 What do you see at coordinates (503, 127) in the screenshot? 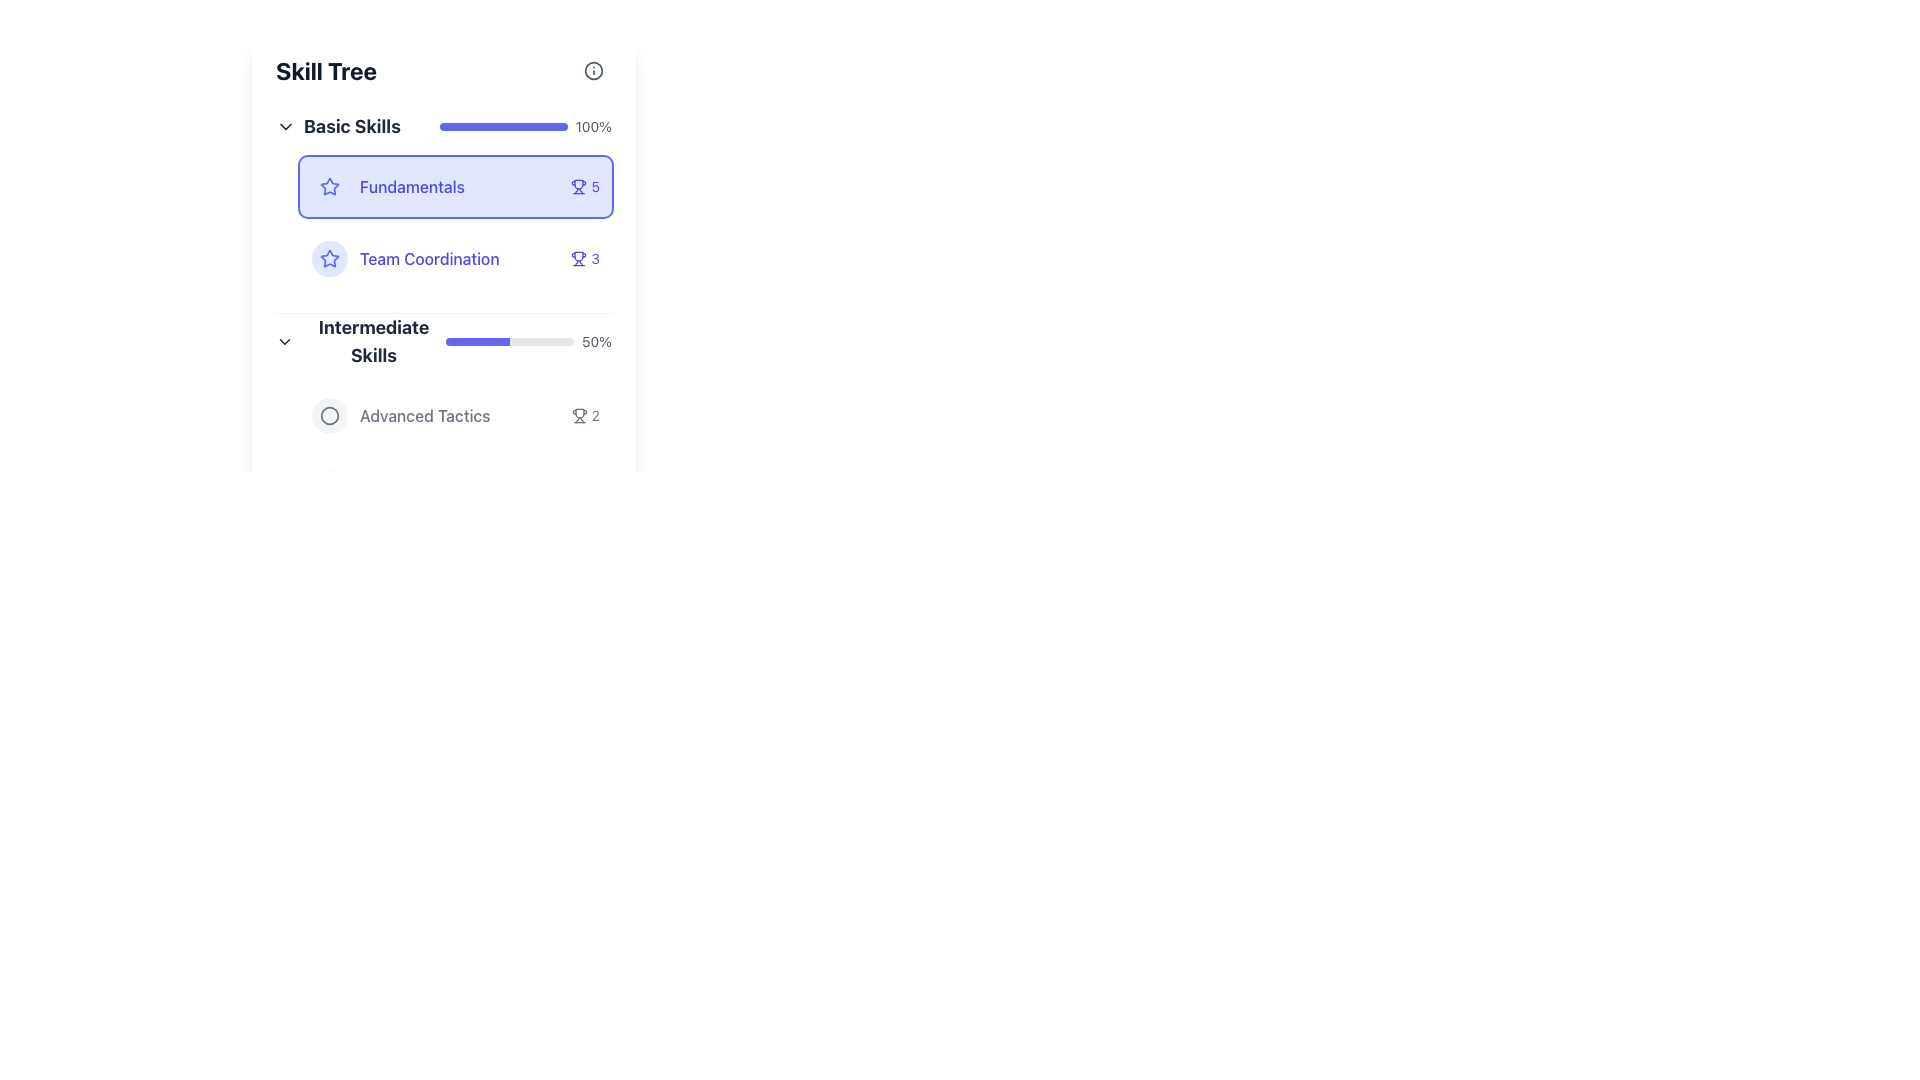
I see `the progress bar located at the top of the 'Basic Skills' category under the 'Skill Tree' section, which features a gray background and a purple filling bar` at bounding box center [503, 127].